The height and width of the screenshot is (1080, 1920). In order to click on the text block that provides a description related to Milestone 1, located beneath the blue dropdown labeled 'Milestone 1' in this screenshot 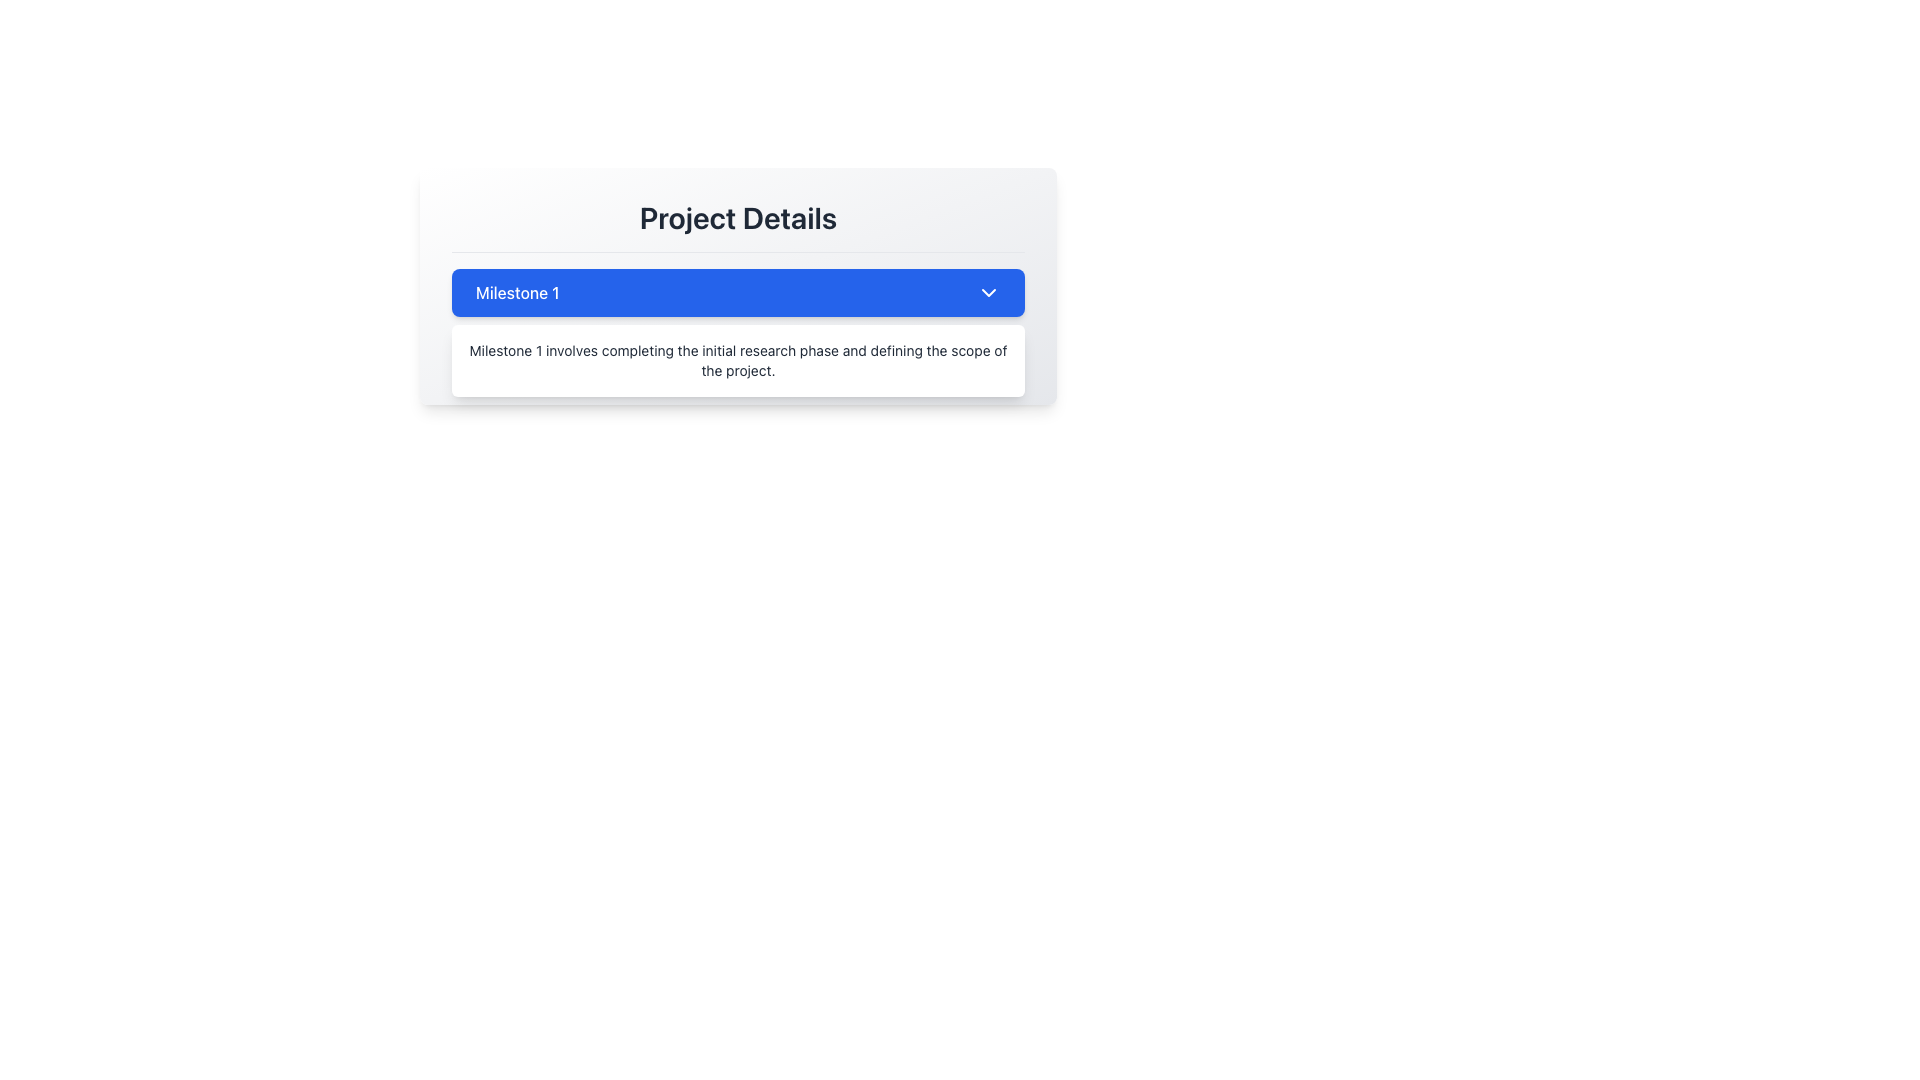, I will do `click(737, 361)`.